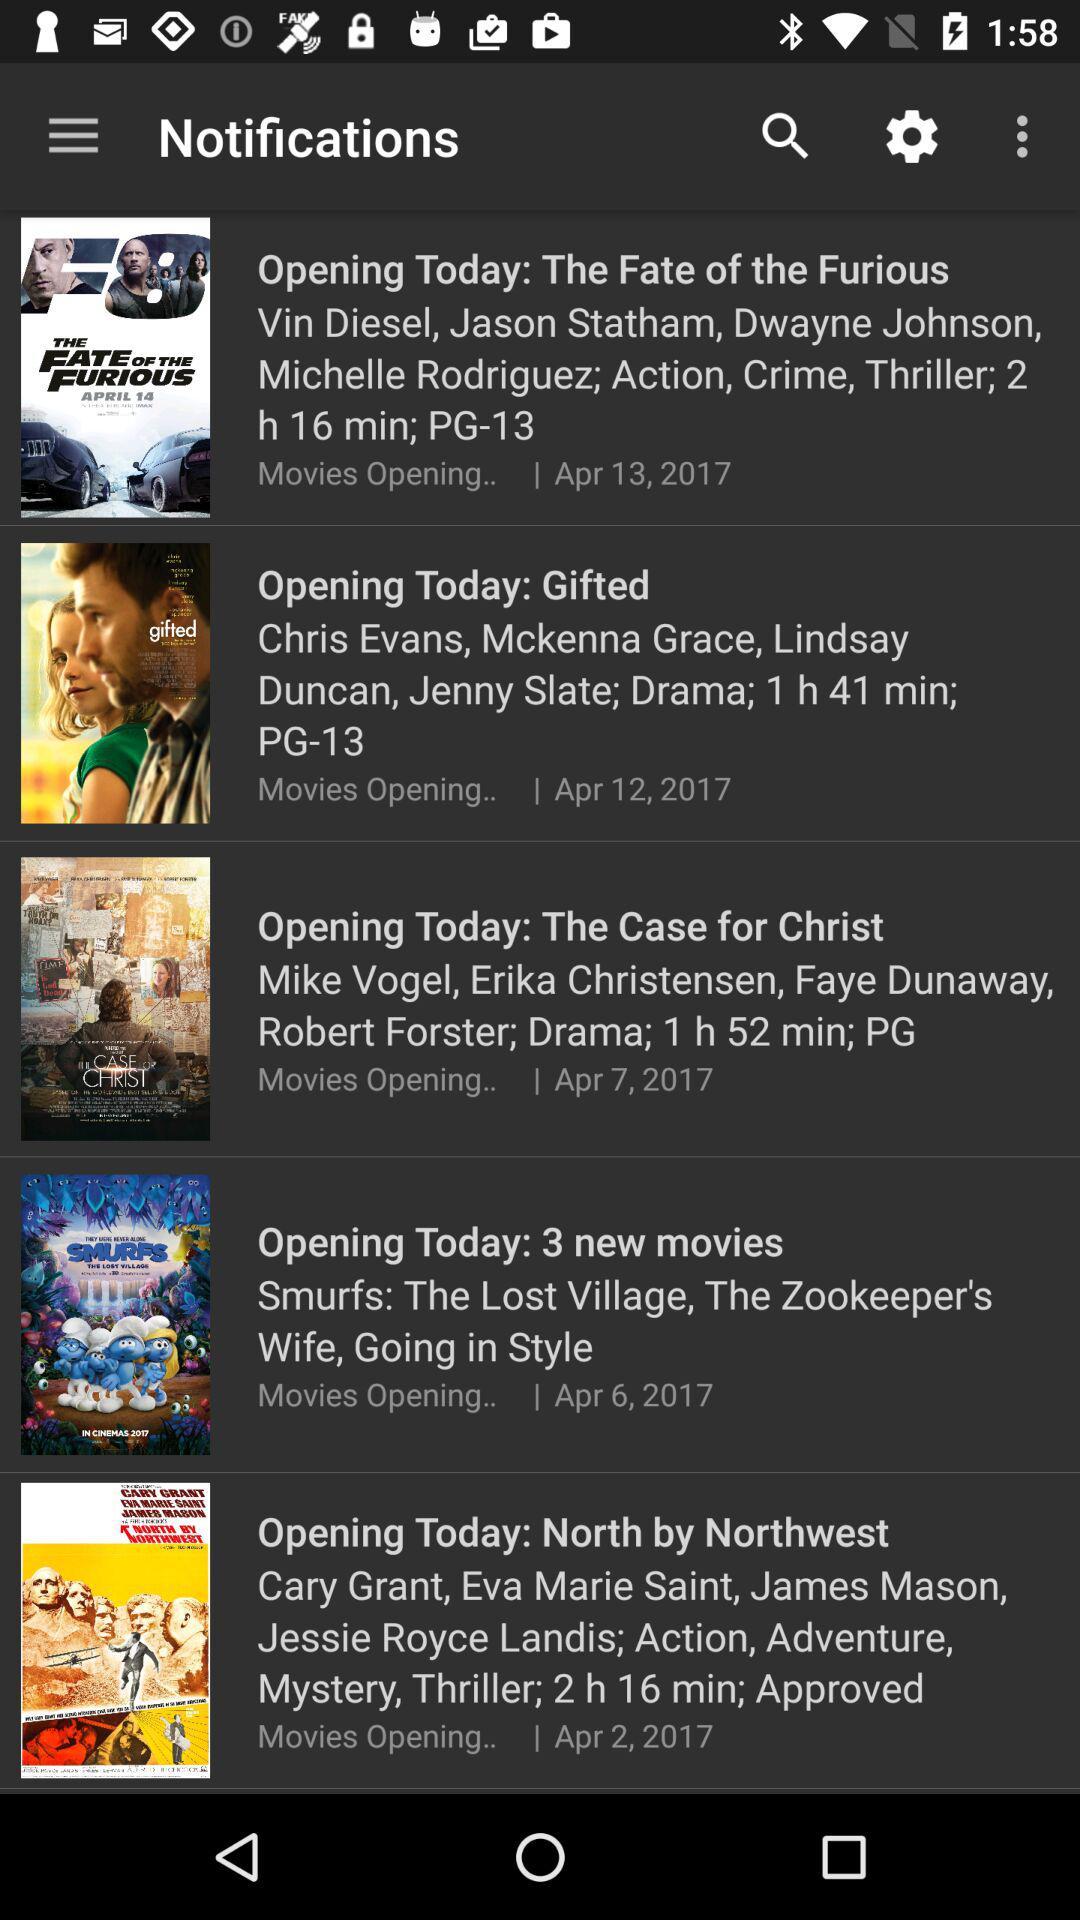  I want to click on icon next to movies opening today item, so click(535, 471).